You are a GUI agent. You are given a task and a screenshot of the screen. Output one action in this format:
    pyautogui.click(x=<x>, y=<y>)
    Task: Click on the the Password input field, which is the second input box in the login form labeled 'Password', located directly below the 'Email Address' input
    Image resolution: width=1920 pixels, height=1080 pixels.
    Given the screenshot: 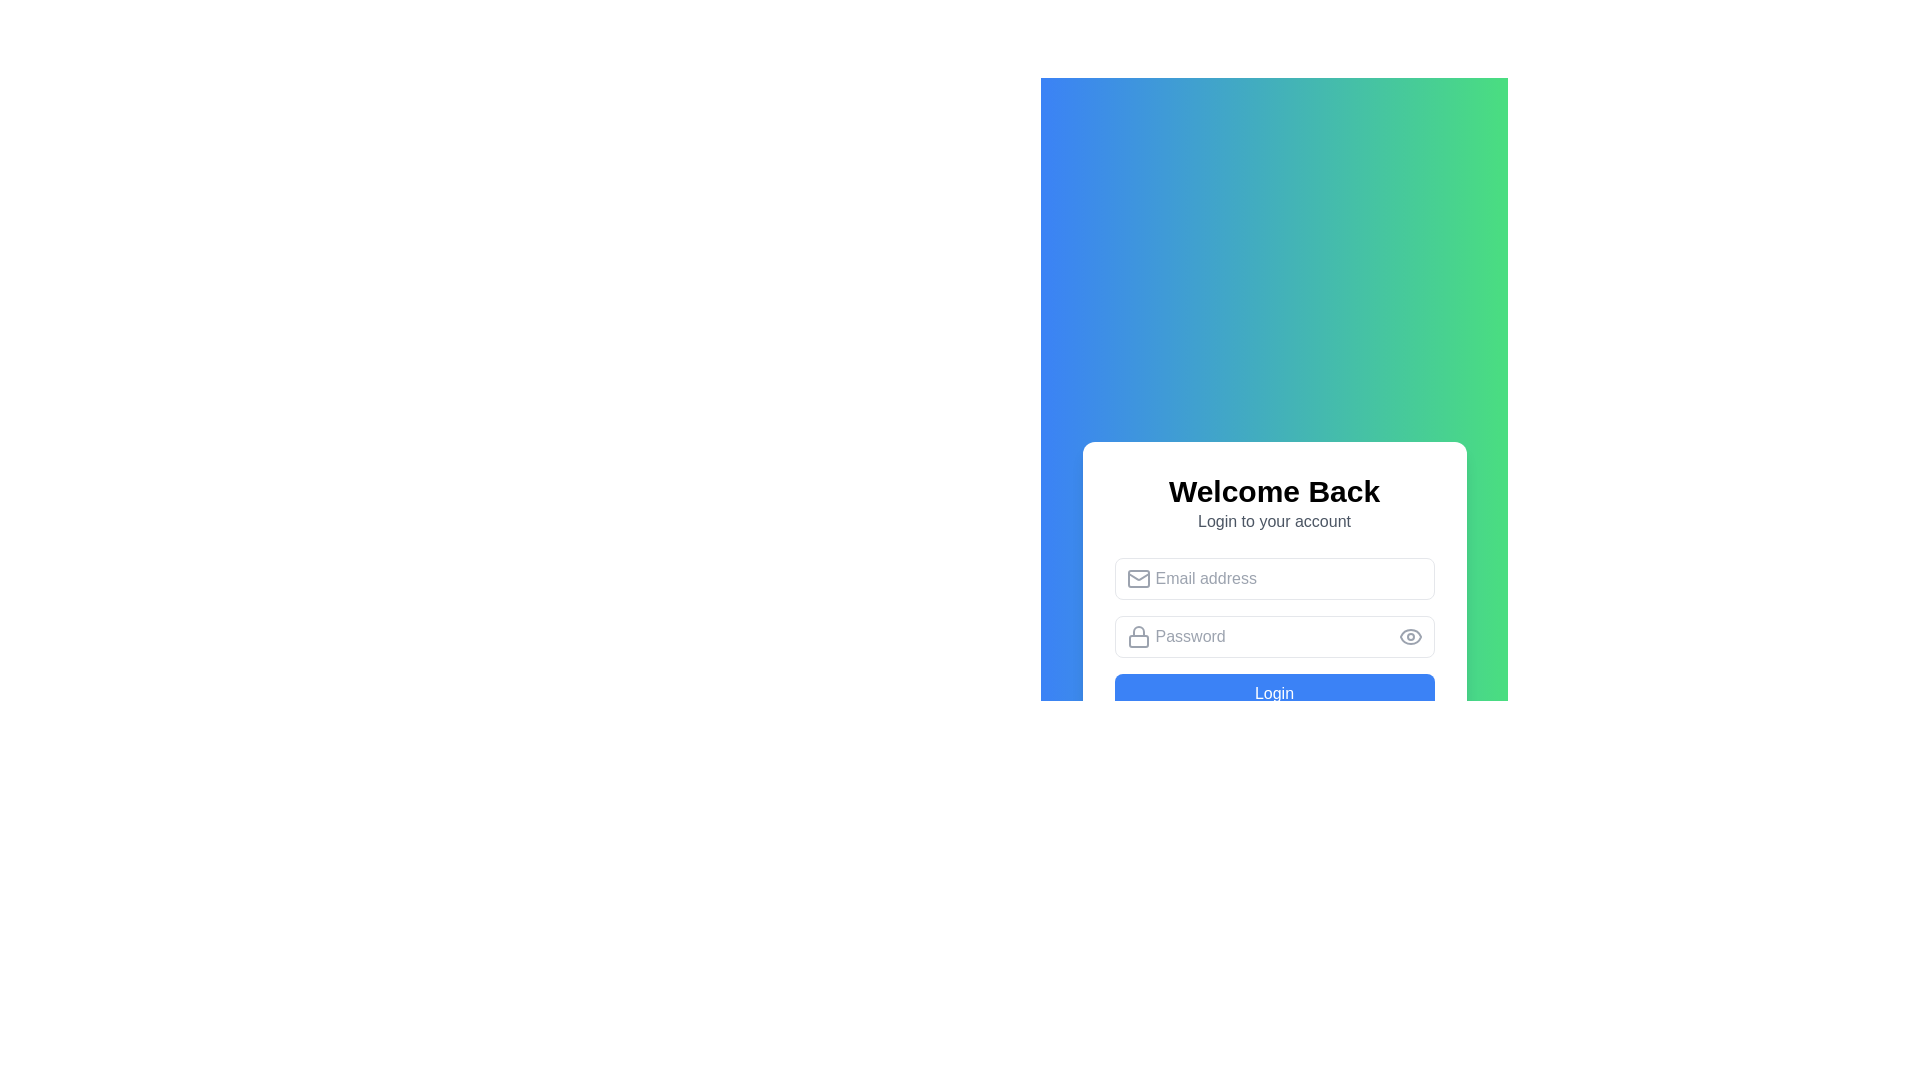 What is the action you would take?
    pyautogui.click(x=1273, y=636)
    